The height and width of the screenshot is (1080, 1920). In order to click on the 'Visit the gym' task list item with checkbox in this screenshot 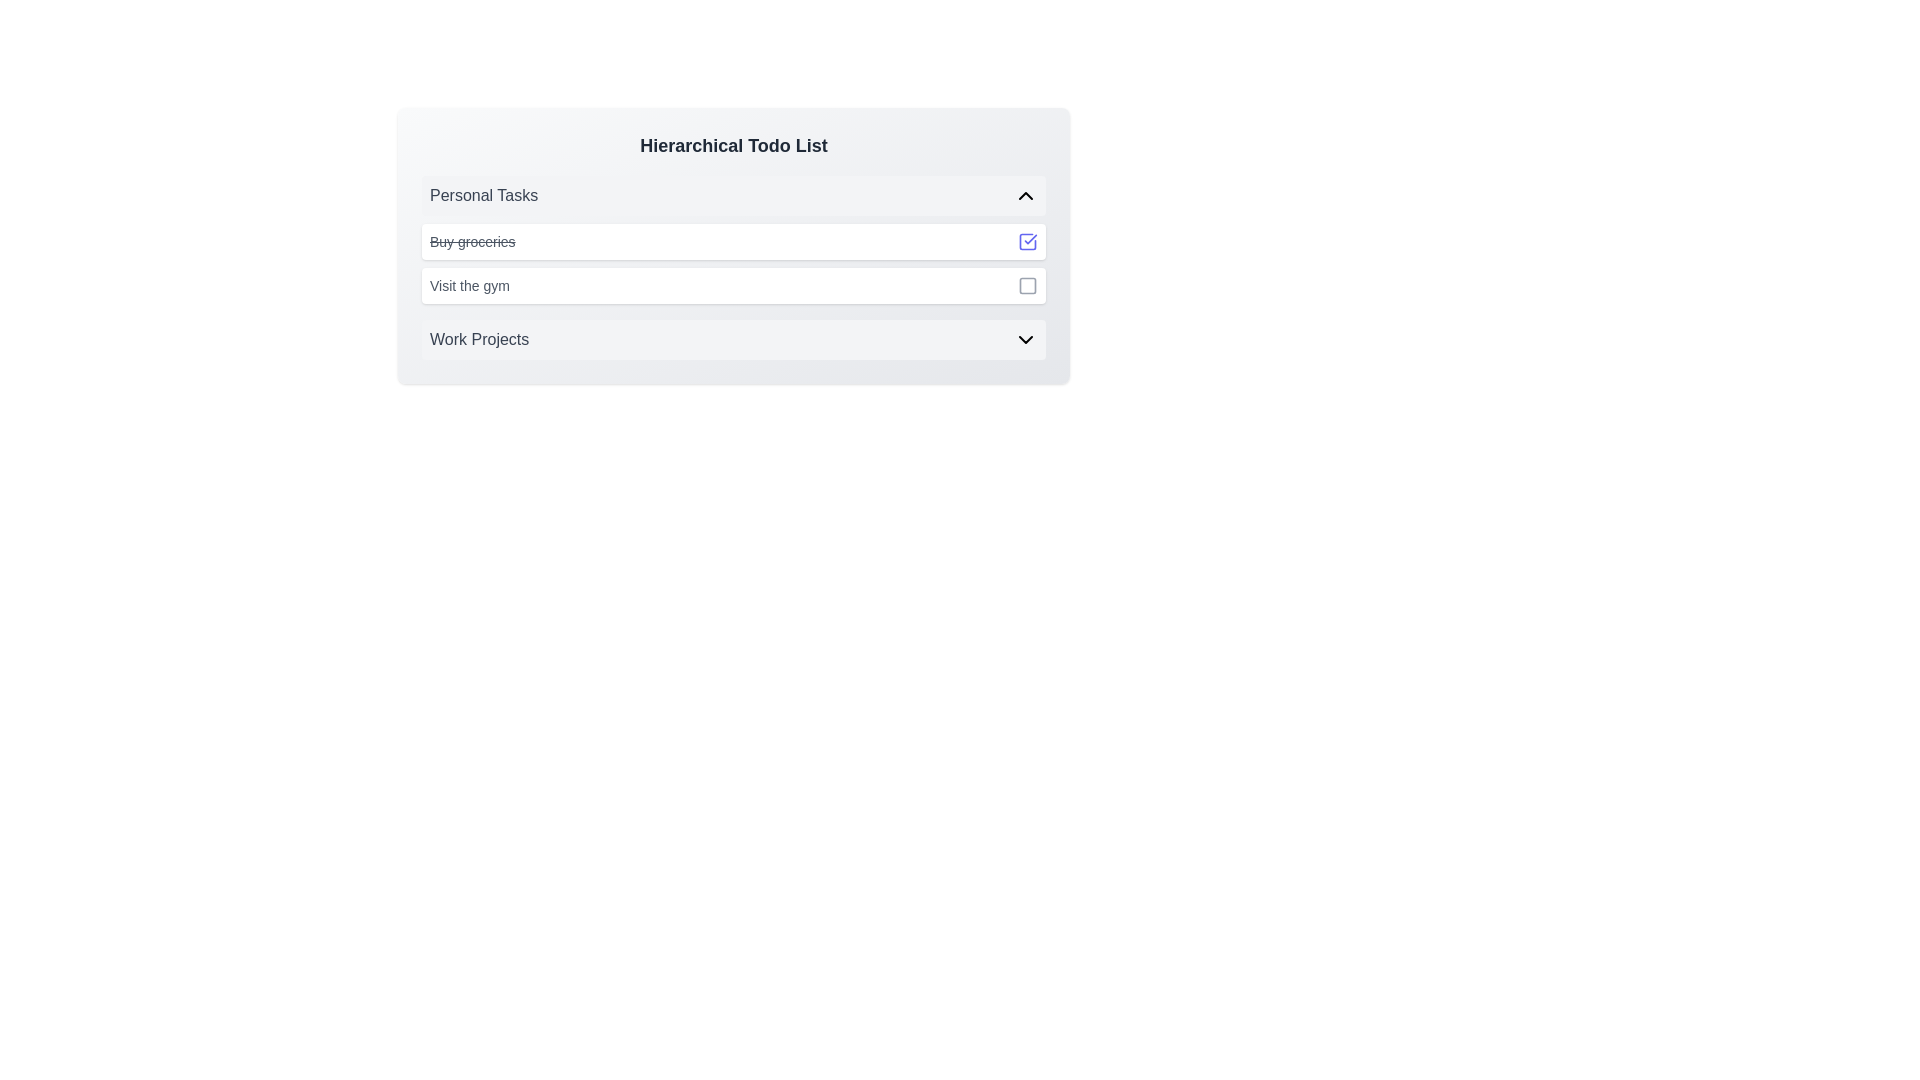, I will do `click(733, 285)`.